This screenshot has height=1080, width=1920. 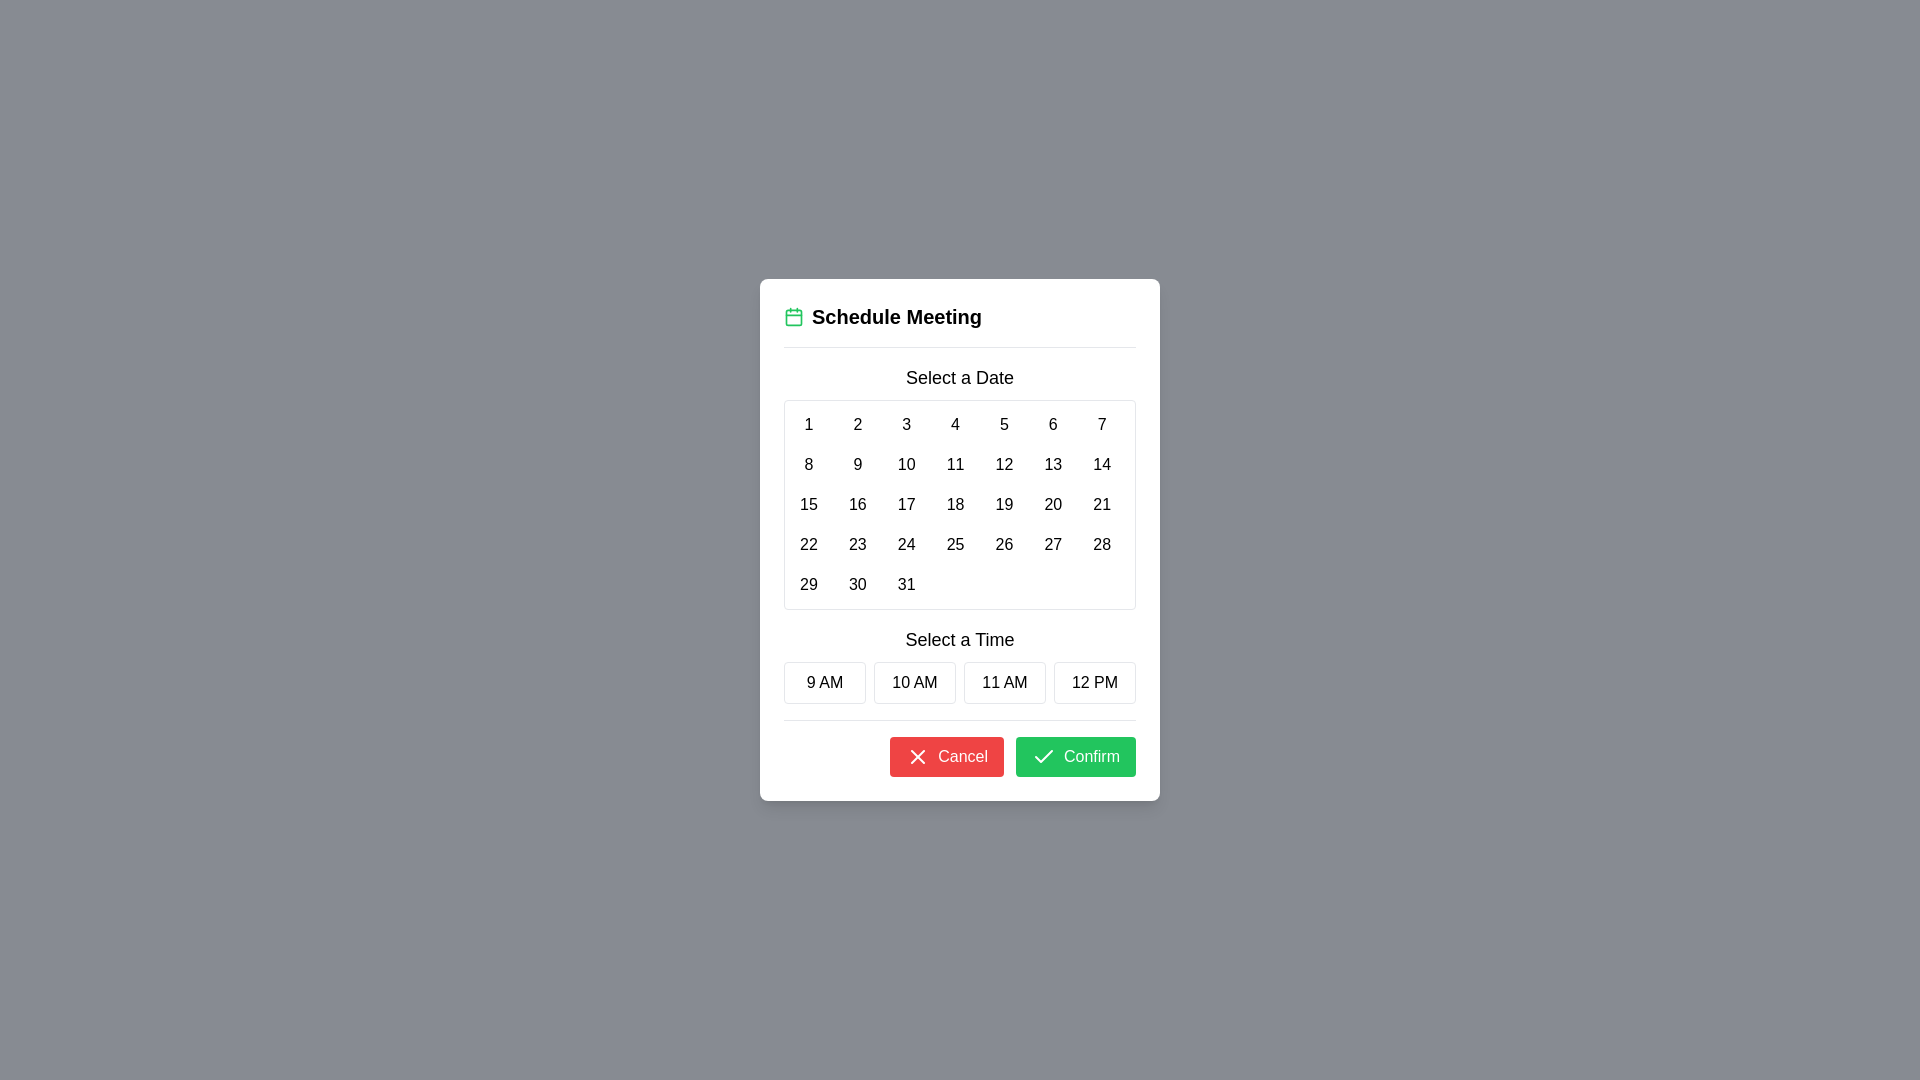 What do you see at coordinates (1004, 465) in the screenshot?
I see `the rounded button containing the text '12' located in the second row and fifth column of the date options grid to observe its hover effects` at bounding box center [1004, 465].